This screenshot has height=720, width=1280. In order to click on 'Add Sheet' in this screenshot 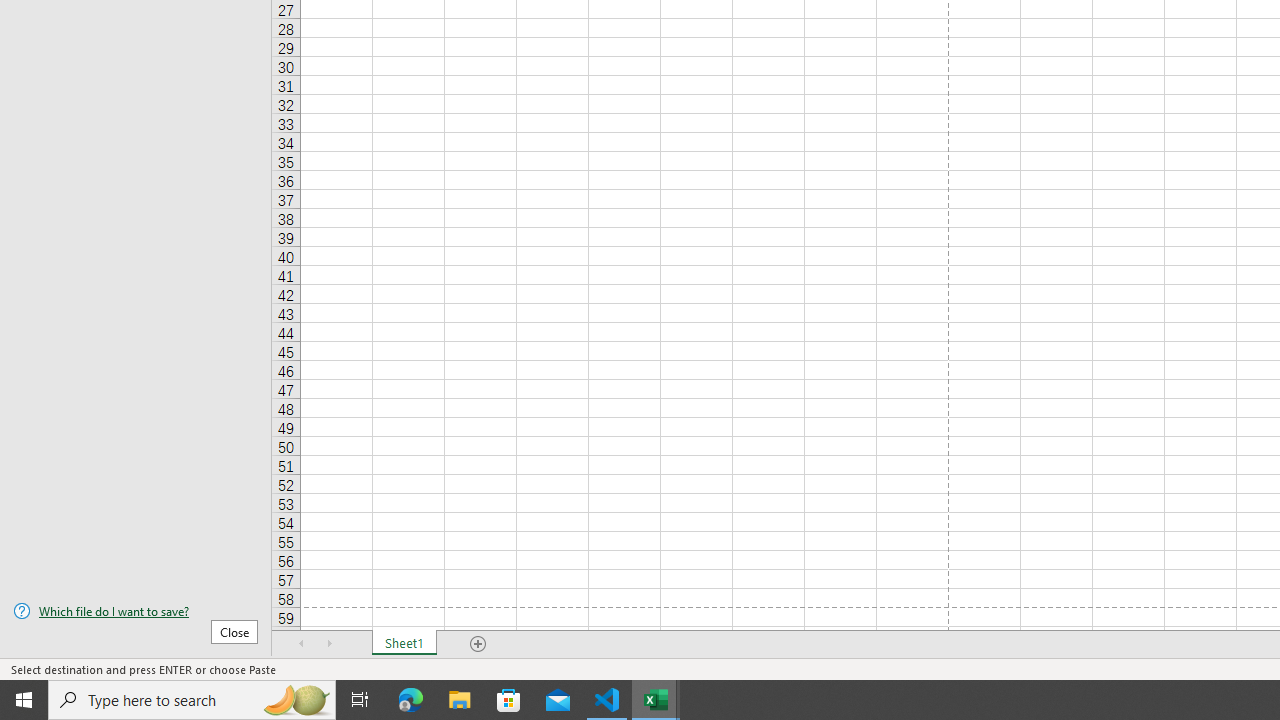, I will do `click(477, 644)`.